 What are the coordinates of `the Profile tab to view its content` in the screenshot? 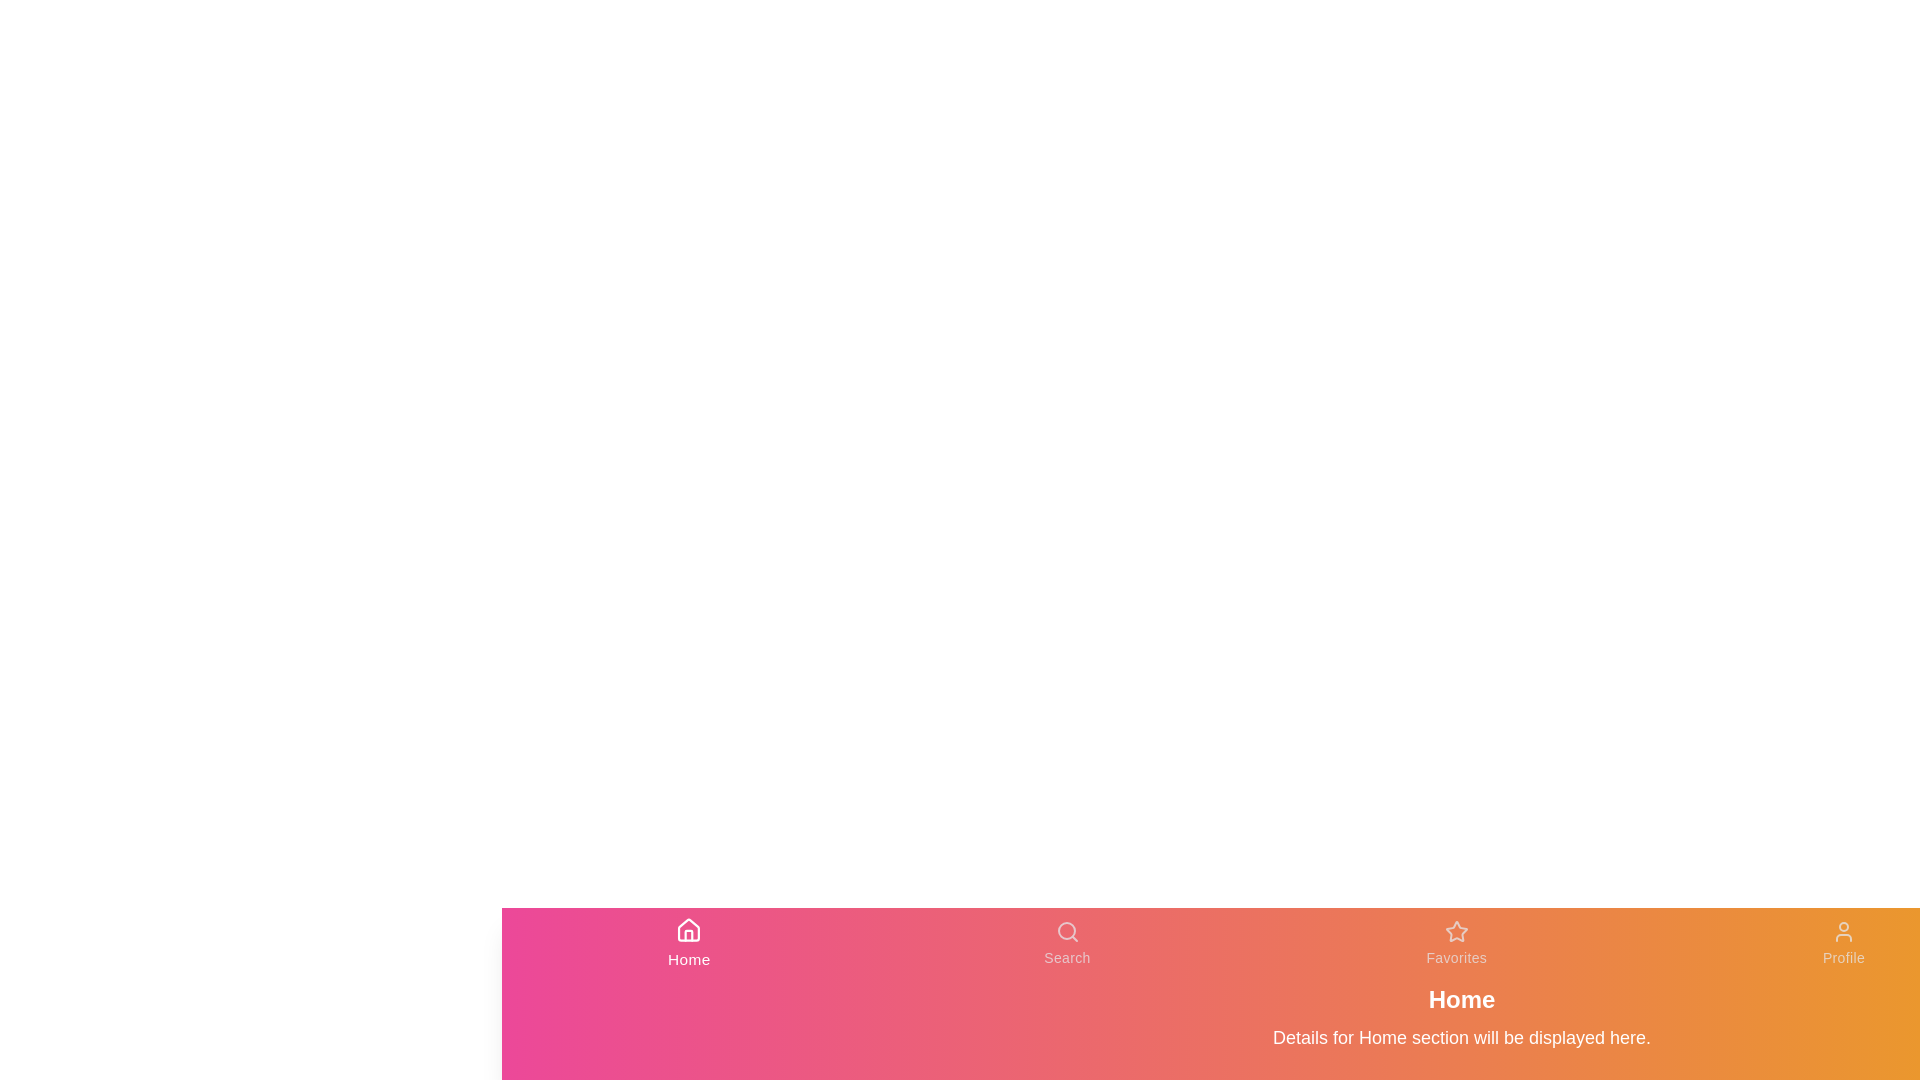 It's located at (1842, 944).